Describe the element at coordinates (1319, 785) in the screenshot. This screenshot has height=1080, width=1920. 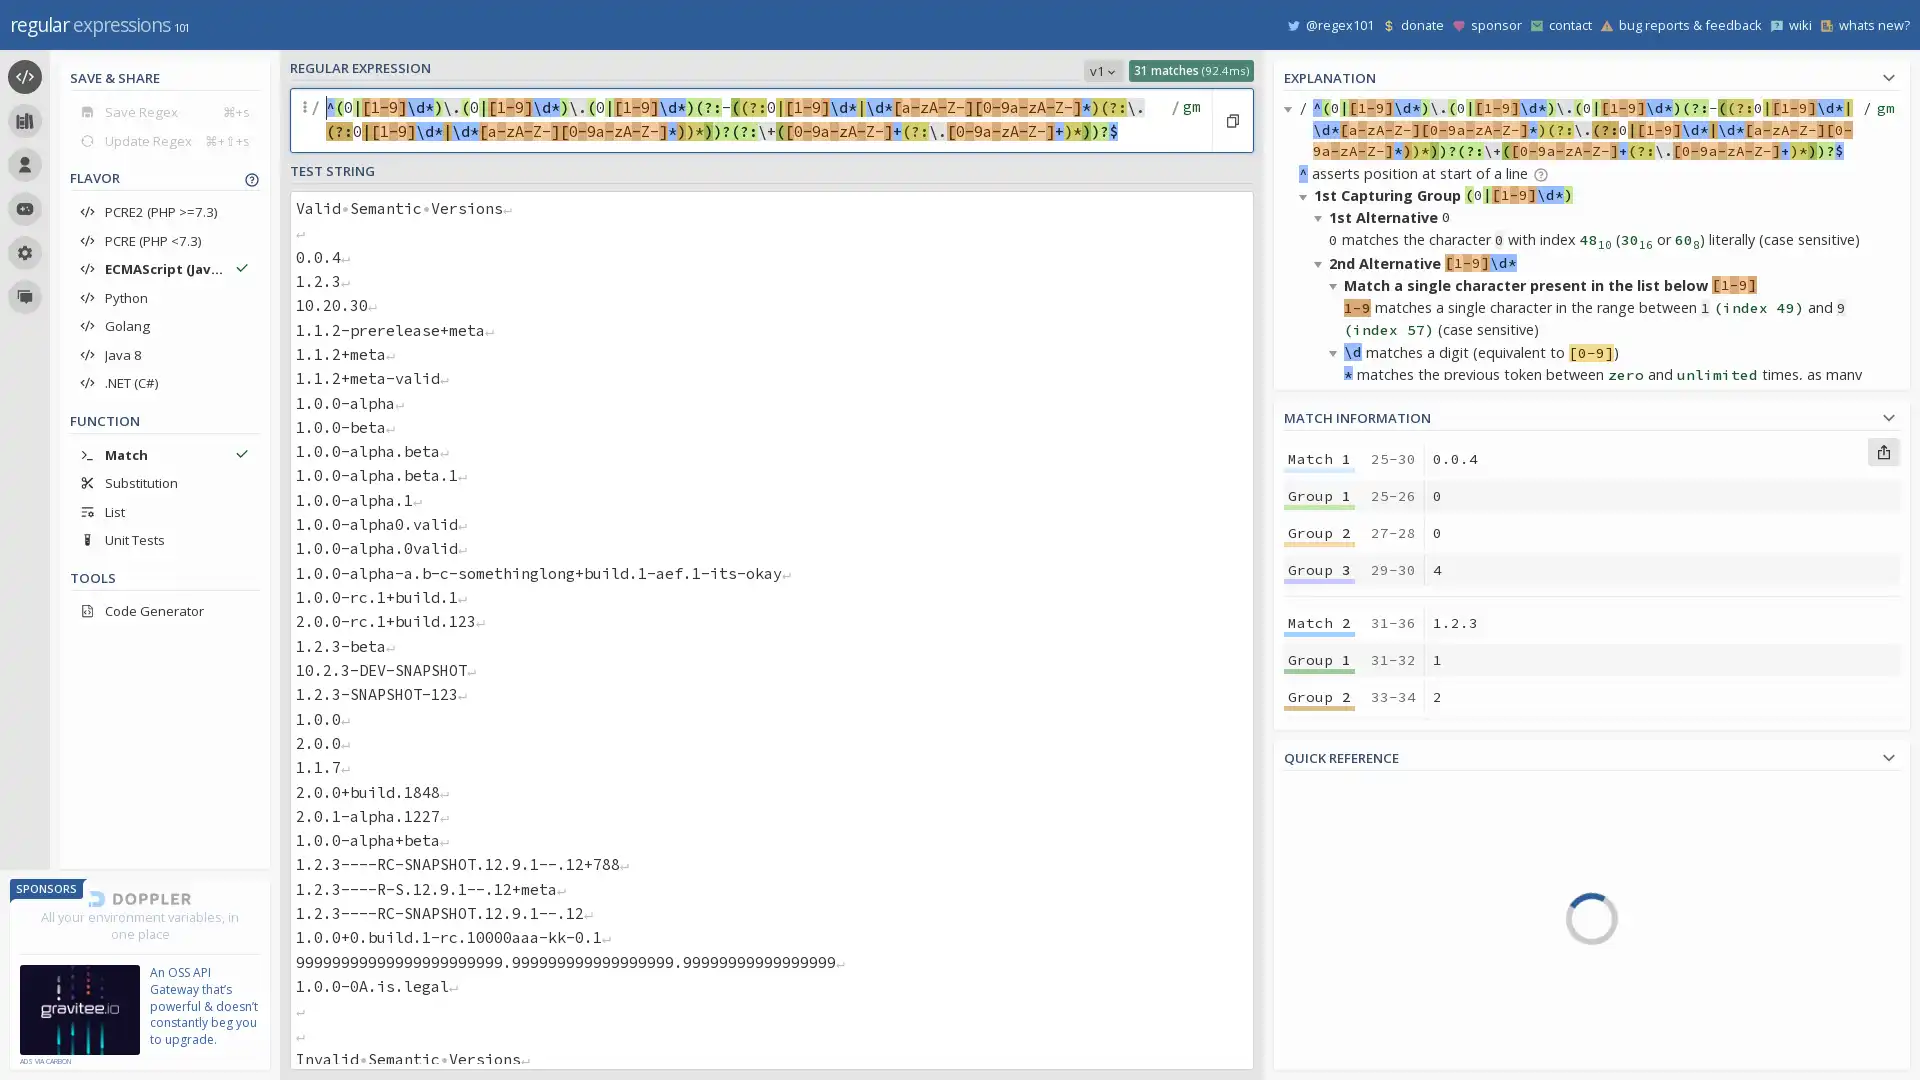
I see `Match 3` at that location.